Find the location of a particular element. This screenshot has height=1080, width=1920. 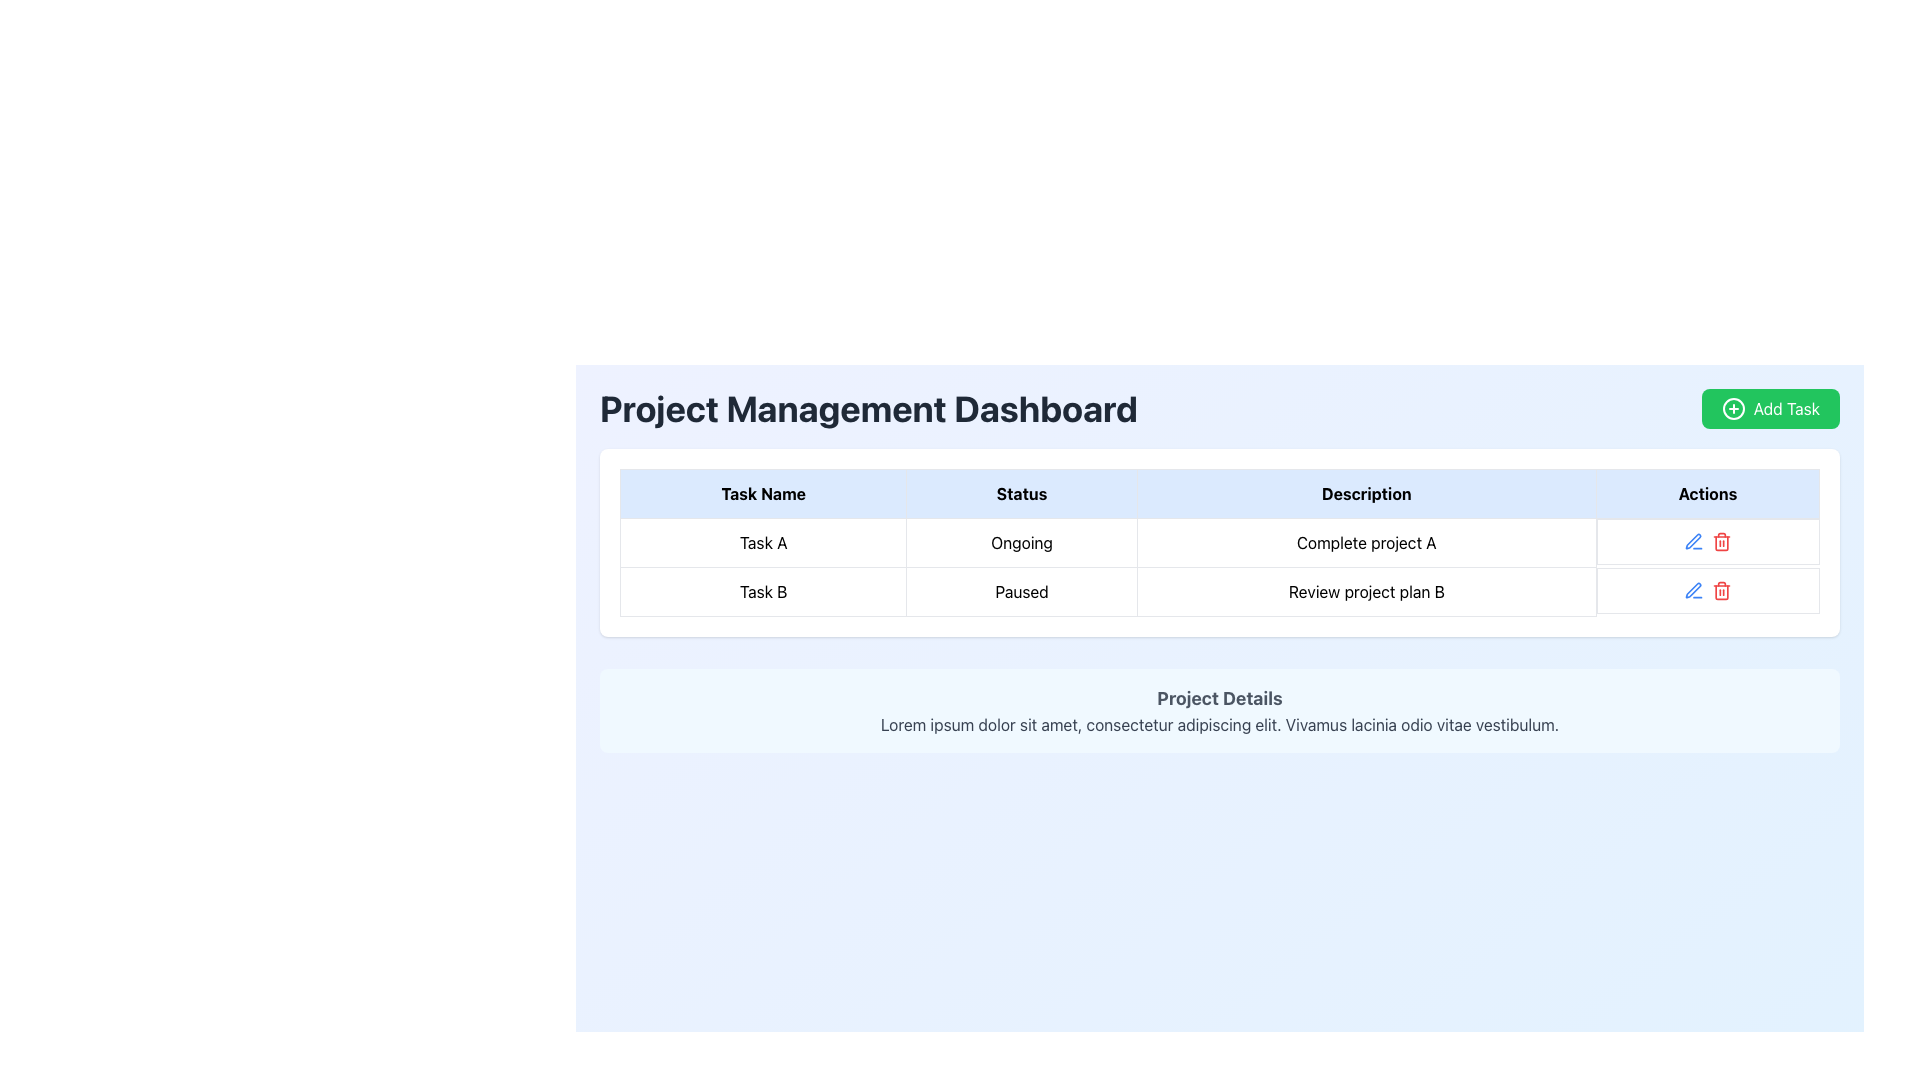

the static text element that serves as the header for the 'Task Name' column in the table, located at the far left position of its row, before the 'Status', 'Description', and 'Actions' headers is located at coordinates (762, 493).